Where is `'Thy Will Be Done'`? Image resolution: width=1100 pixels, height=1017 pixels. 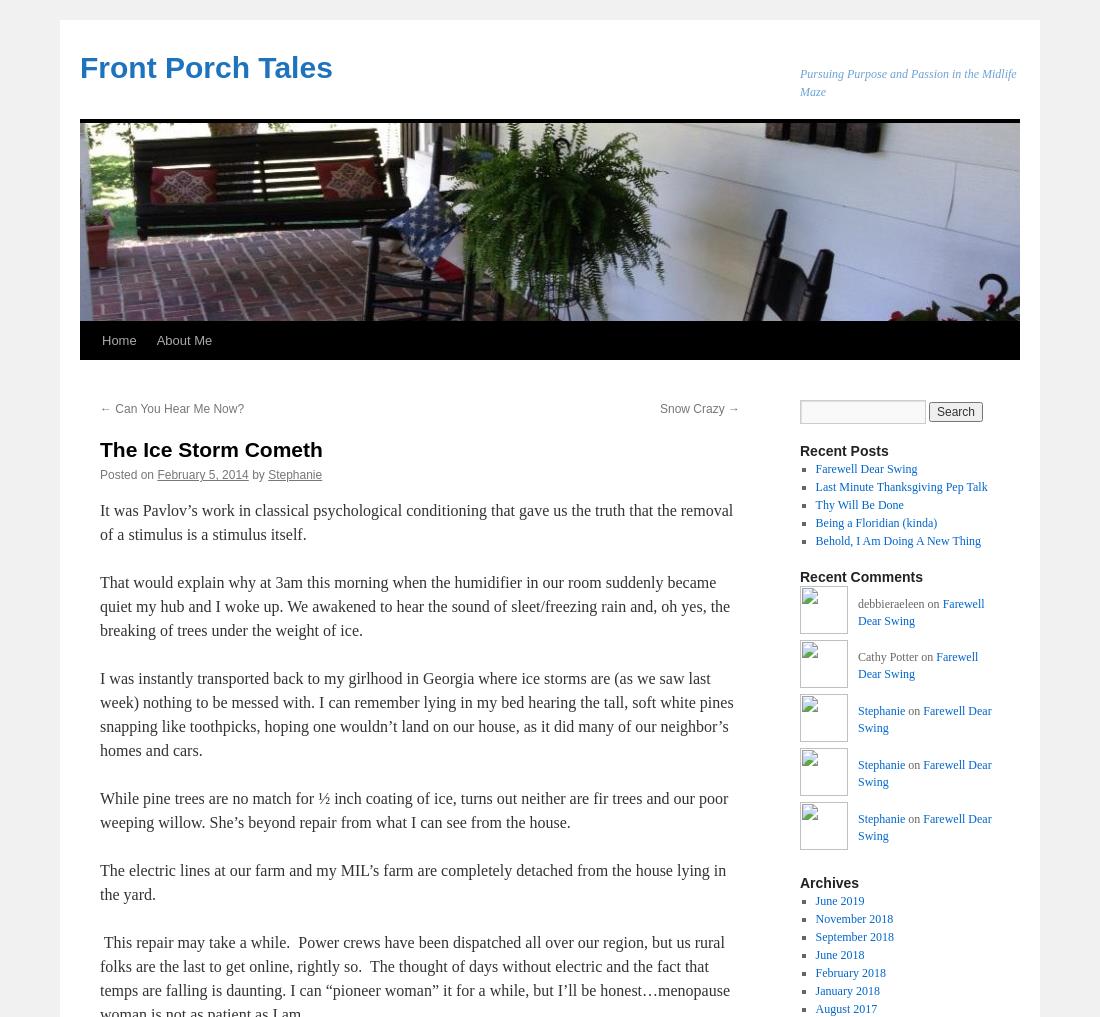 'Thy Will Be Done' is located at coordinates (857, 504).